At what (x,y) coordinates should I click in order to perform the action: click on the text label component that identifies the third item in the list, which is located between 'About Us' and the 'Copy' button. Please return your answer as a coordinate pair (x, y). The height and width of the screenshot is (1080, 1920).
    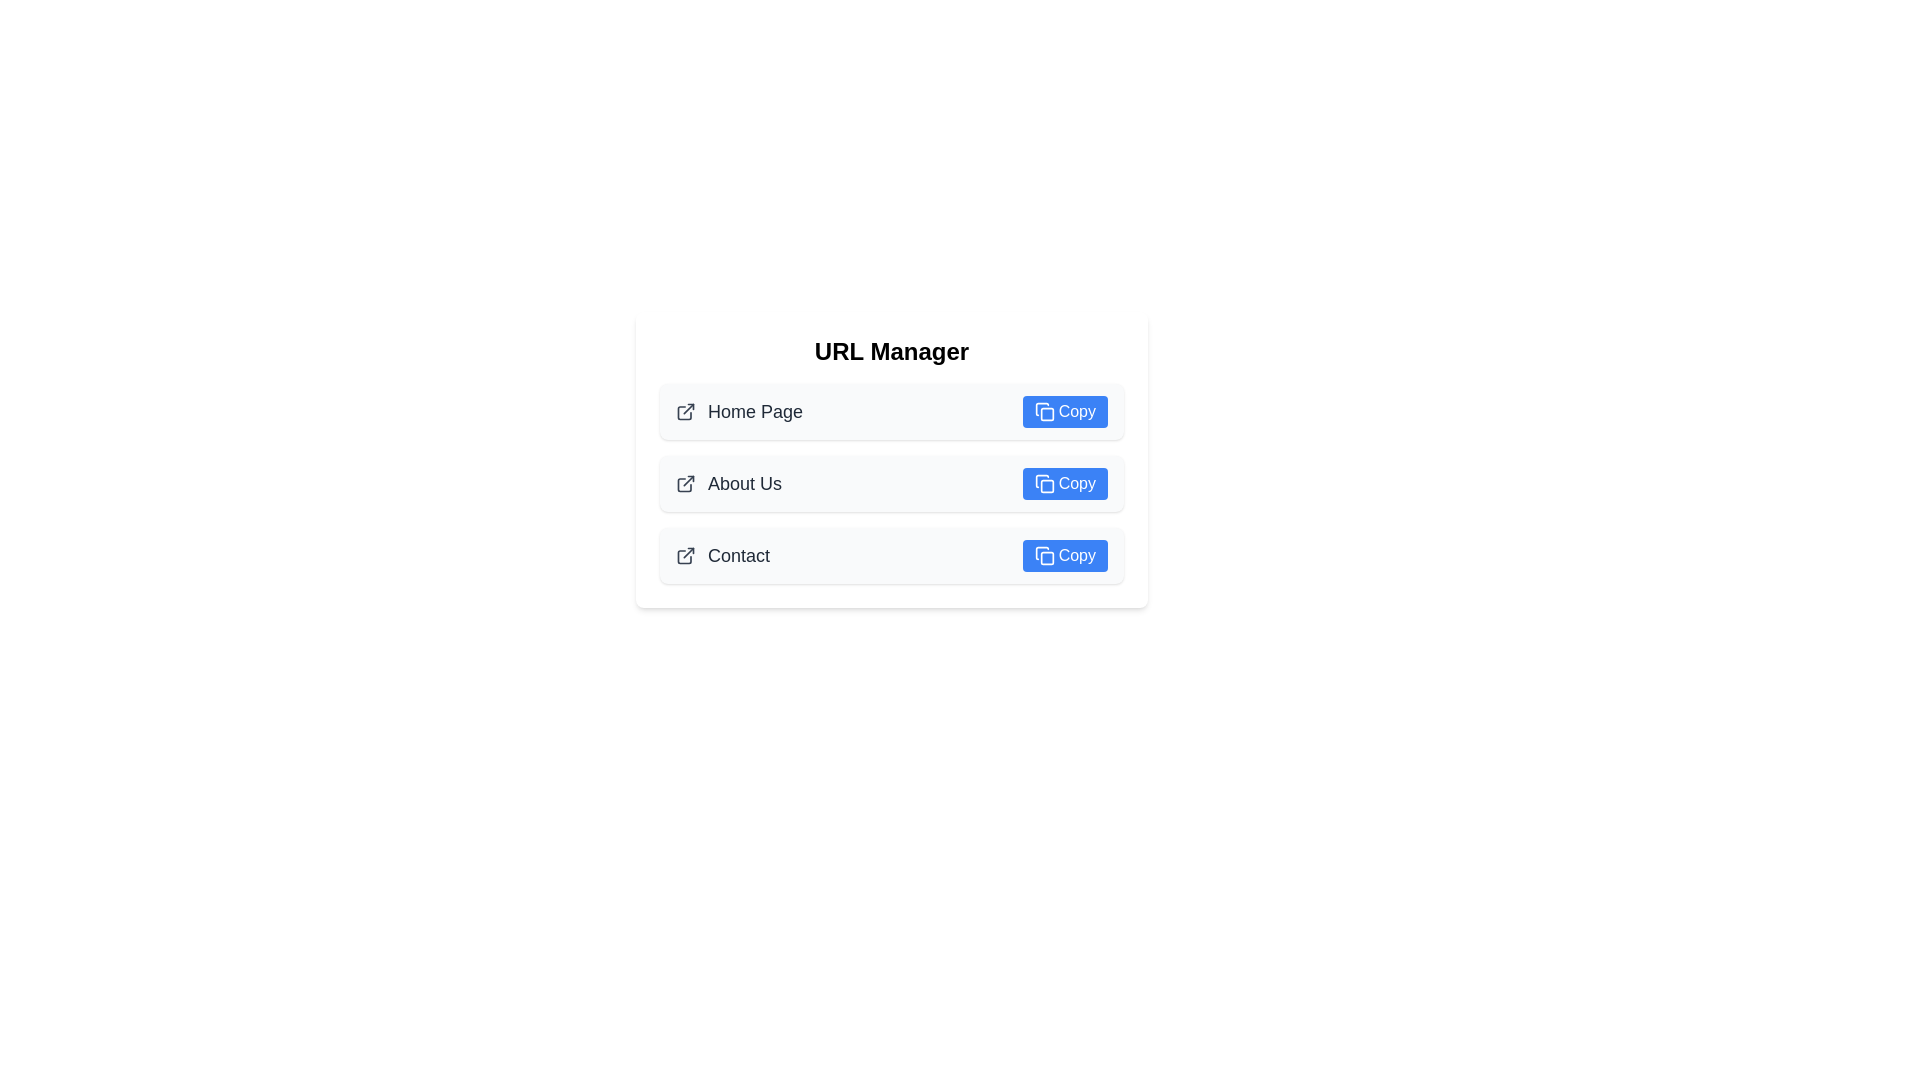
    Looking at the image, I should click on (738, 555).